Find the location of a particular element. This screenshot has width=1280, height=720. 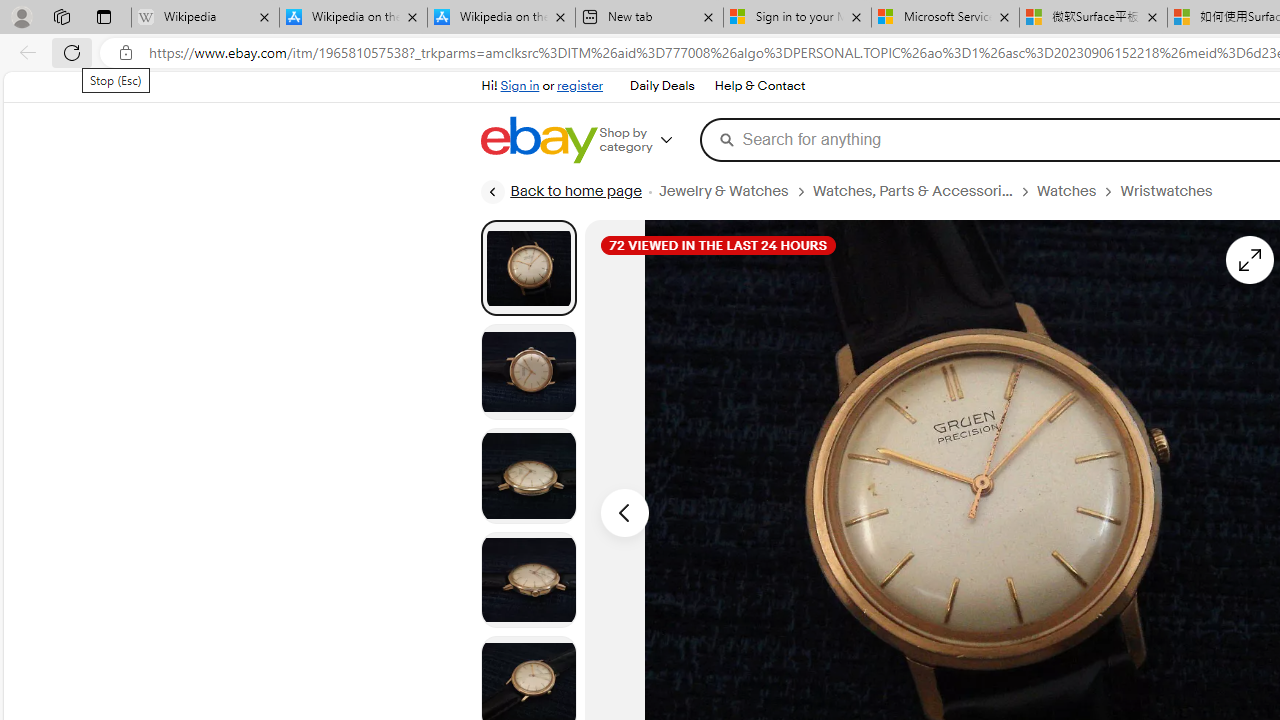

'Sign in to your Microsoft account' is located at coordinates (797, 17).